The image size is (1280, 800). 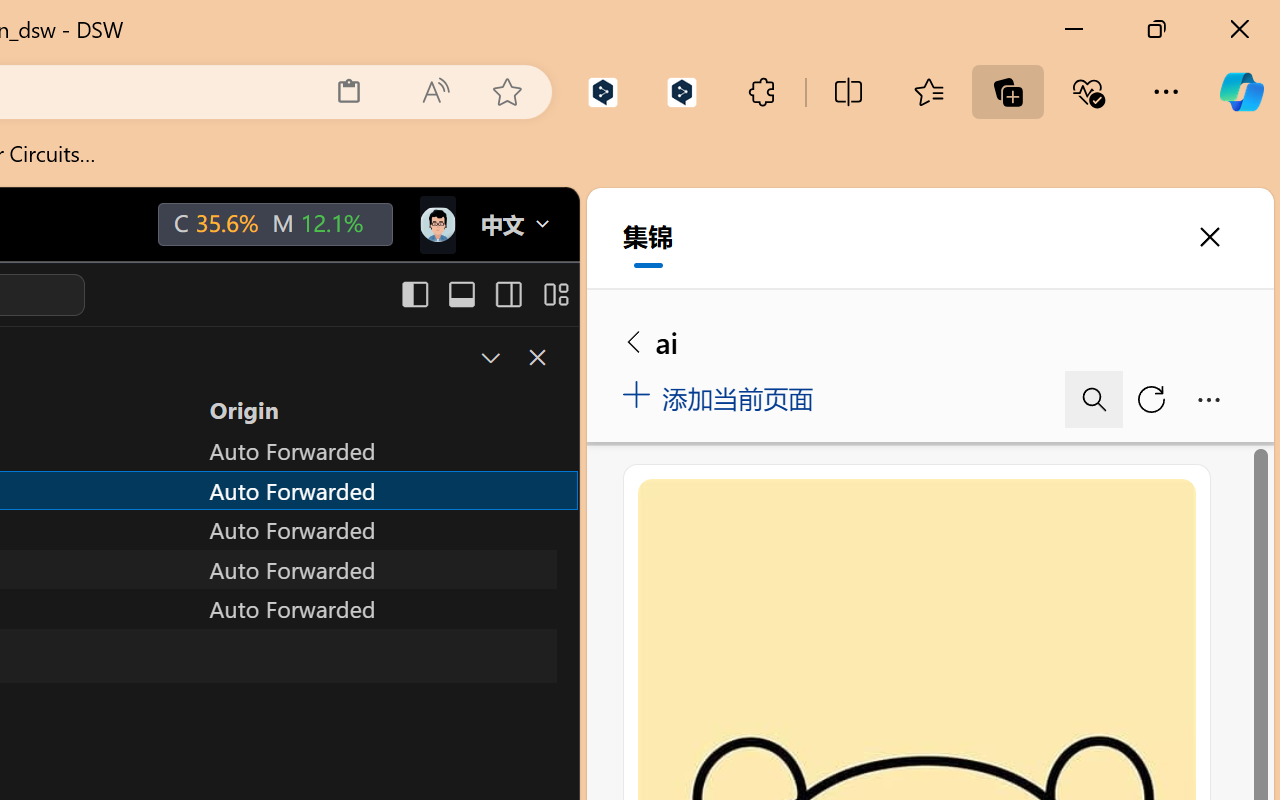 I want to click on 'Close Panel', so click(x=536, y=357).